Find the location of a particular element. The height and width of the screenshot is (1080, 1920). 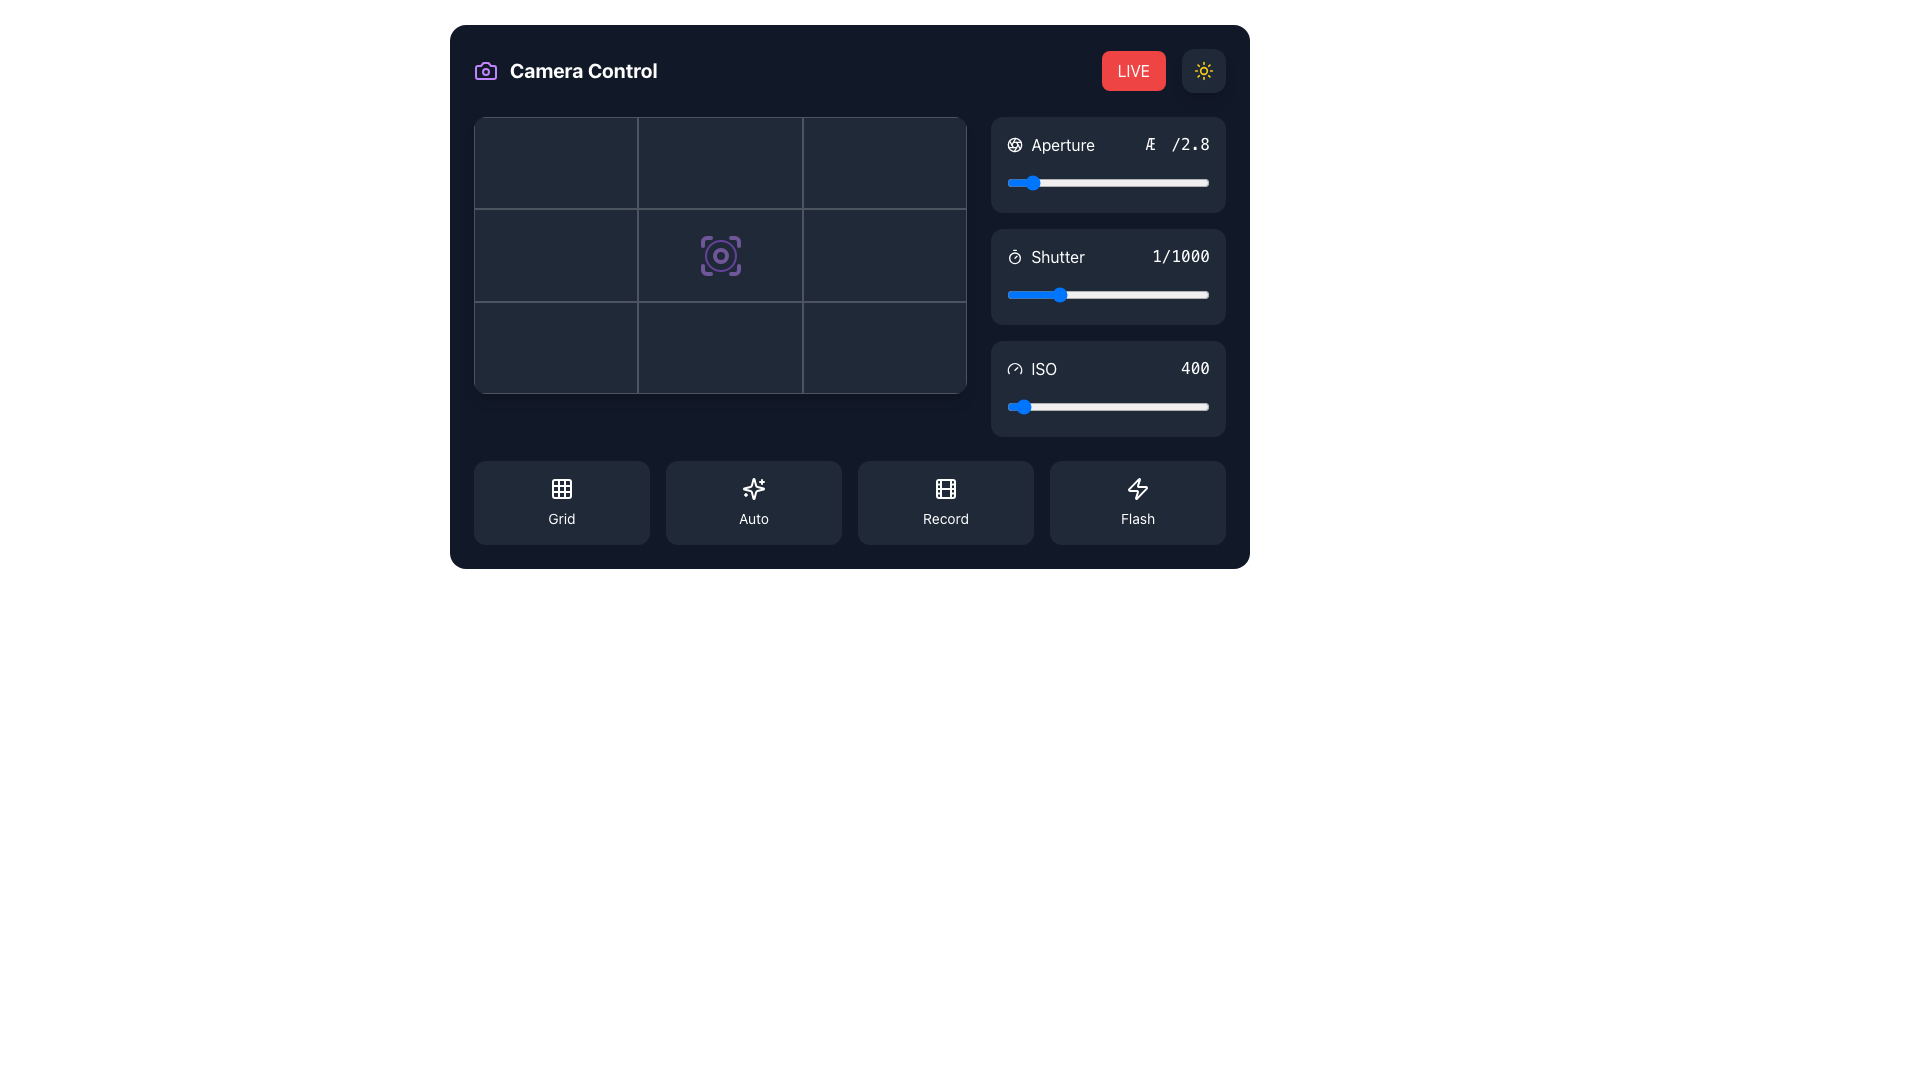

ISO value is located at coordinates (1027, 406).